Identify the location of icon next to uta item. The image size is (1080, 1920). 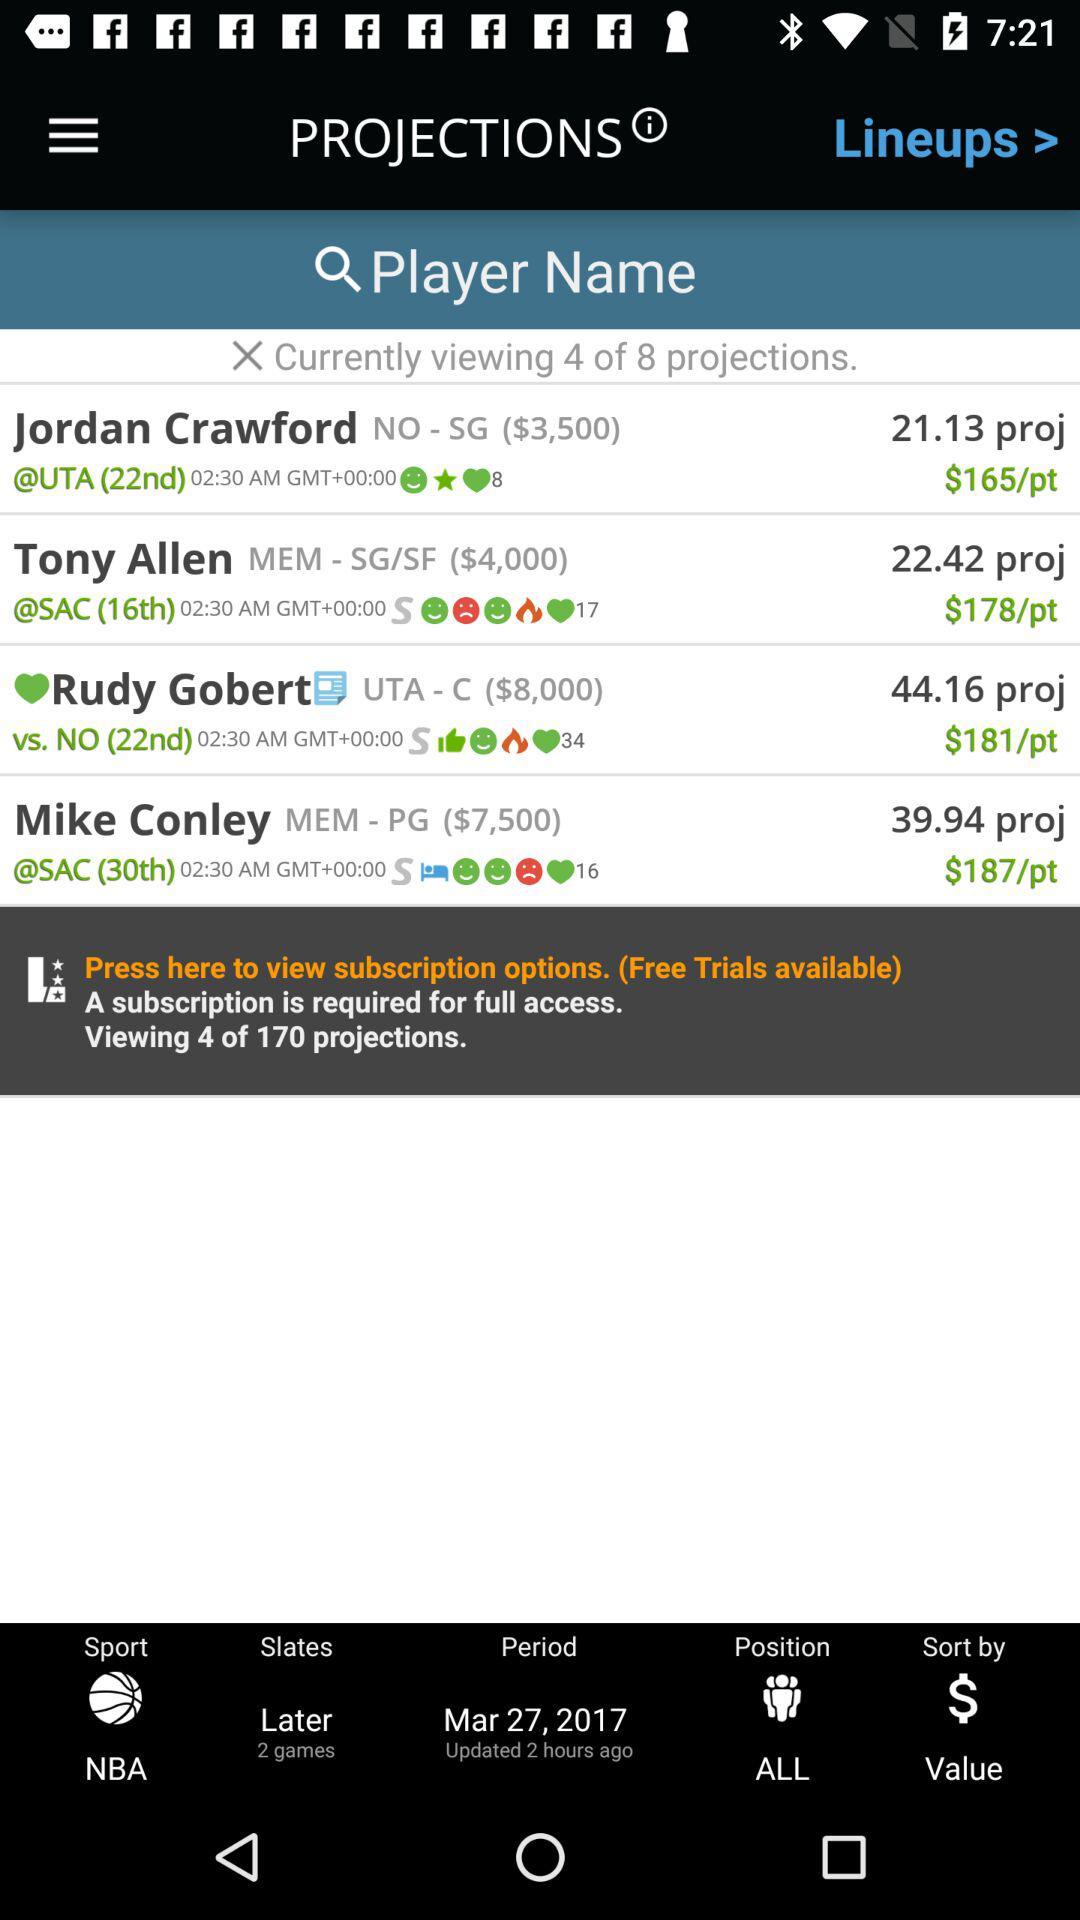
(447, 688).